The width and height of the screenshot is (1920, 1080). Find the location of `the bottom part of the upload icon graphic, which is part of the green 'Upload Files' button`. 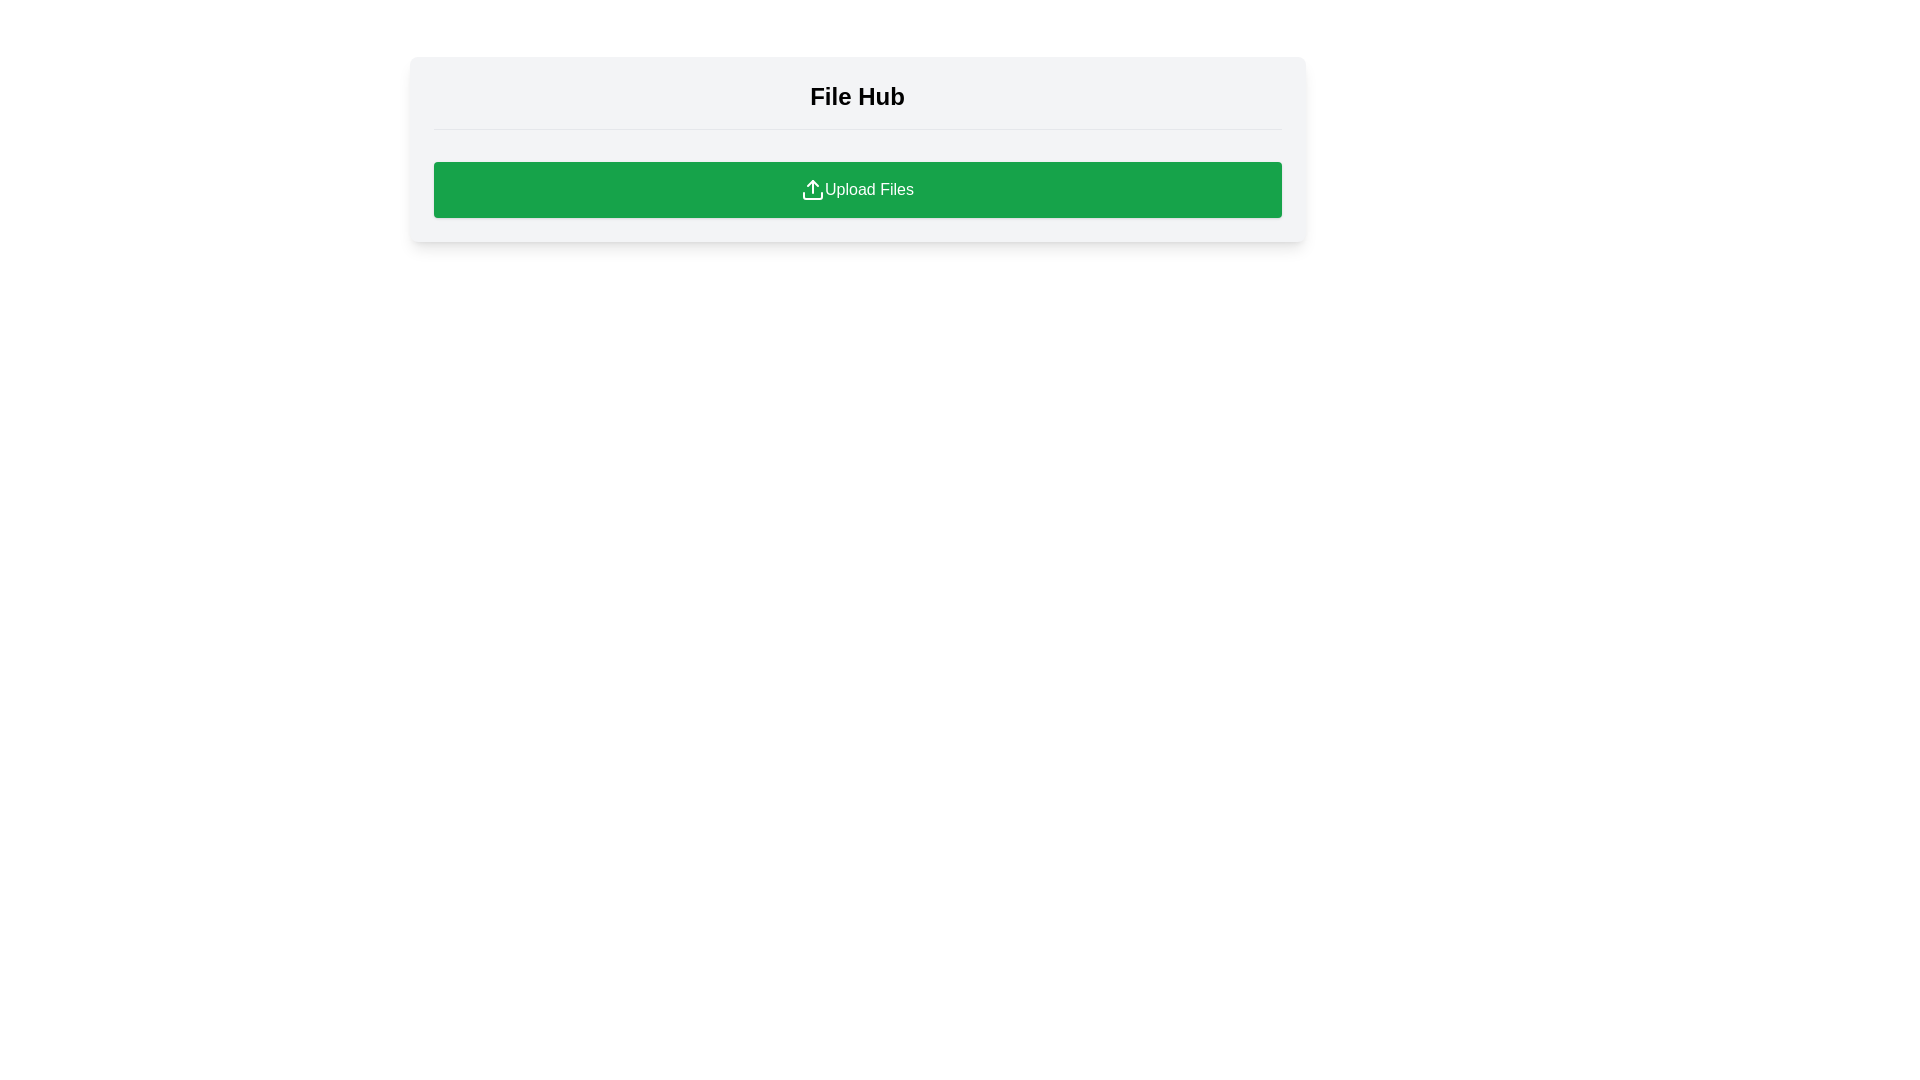

the bottom part of the upload icon graphic, which is part of the green 'Upload Files' button is located at coordinates (813, 196).